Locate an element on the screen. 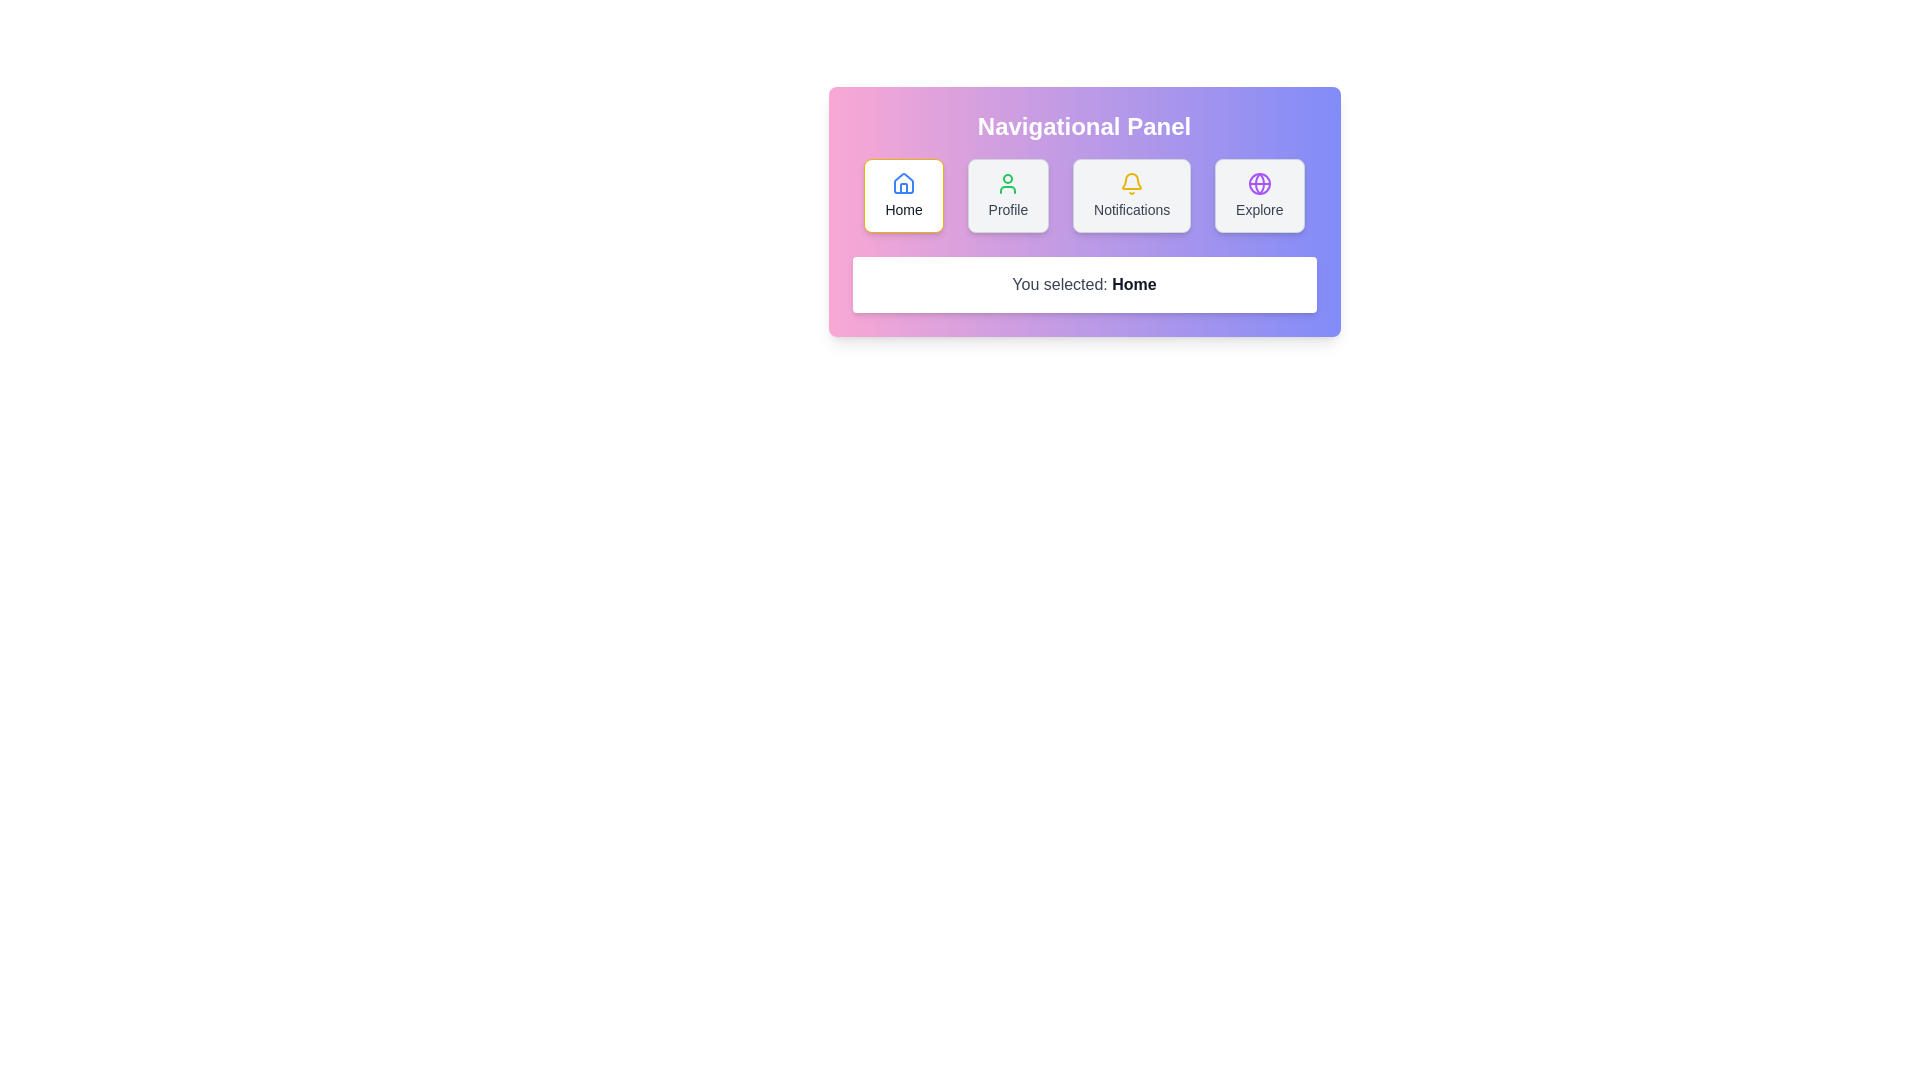 This screenshot has width=1920, height=1080. the 'Explore' navigation icon, which is located at the top center of the 'Explore' button area, just above the label 'Explore' is located at coordinates (1258, 184).